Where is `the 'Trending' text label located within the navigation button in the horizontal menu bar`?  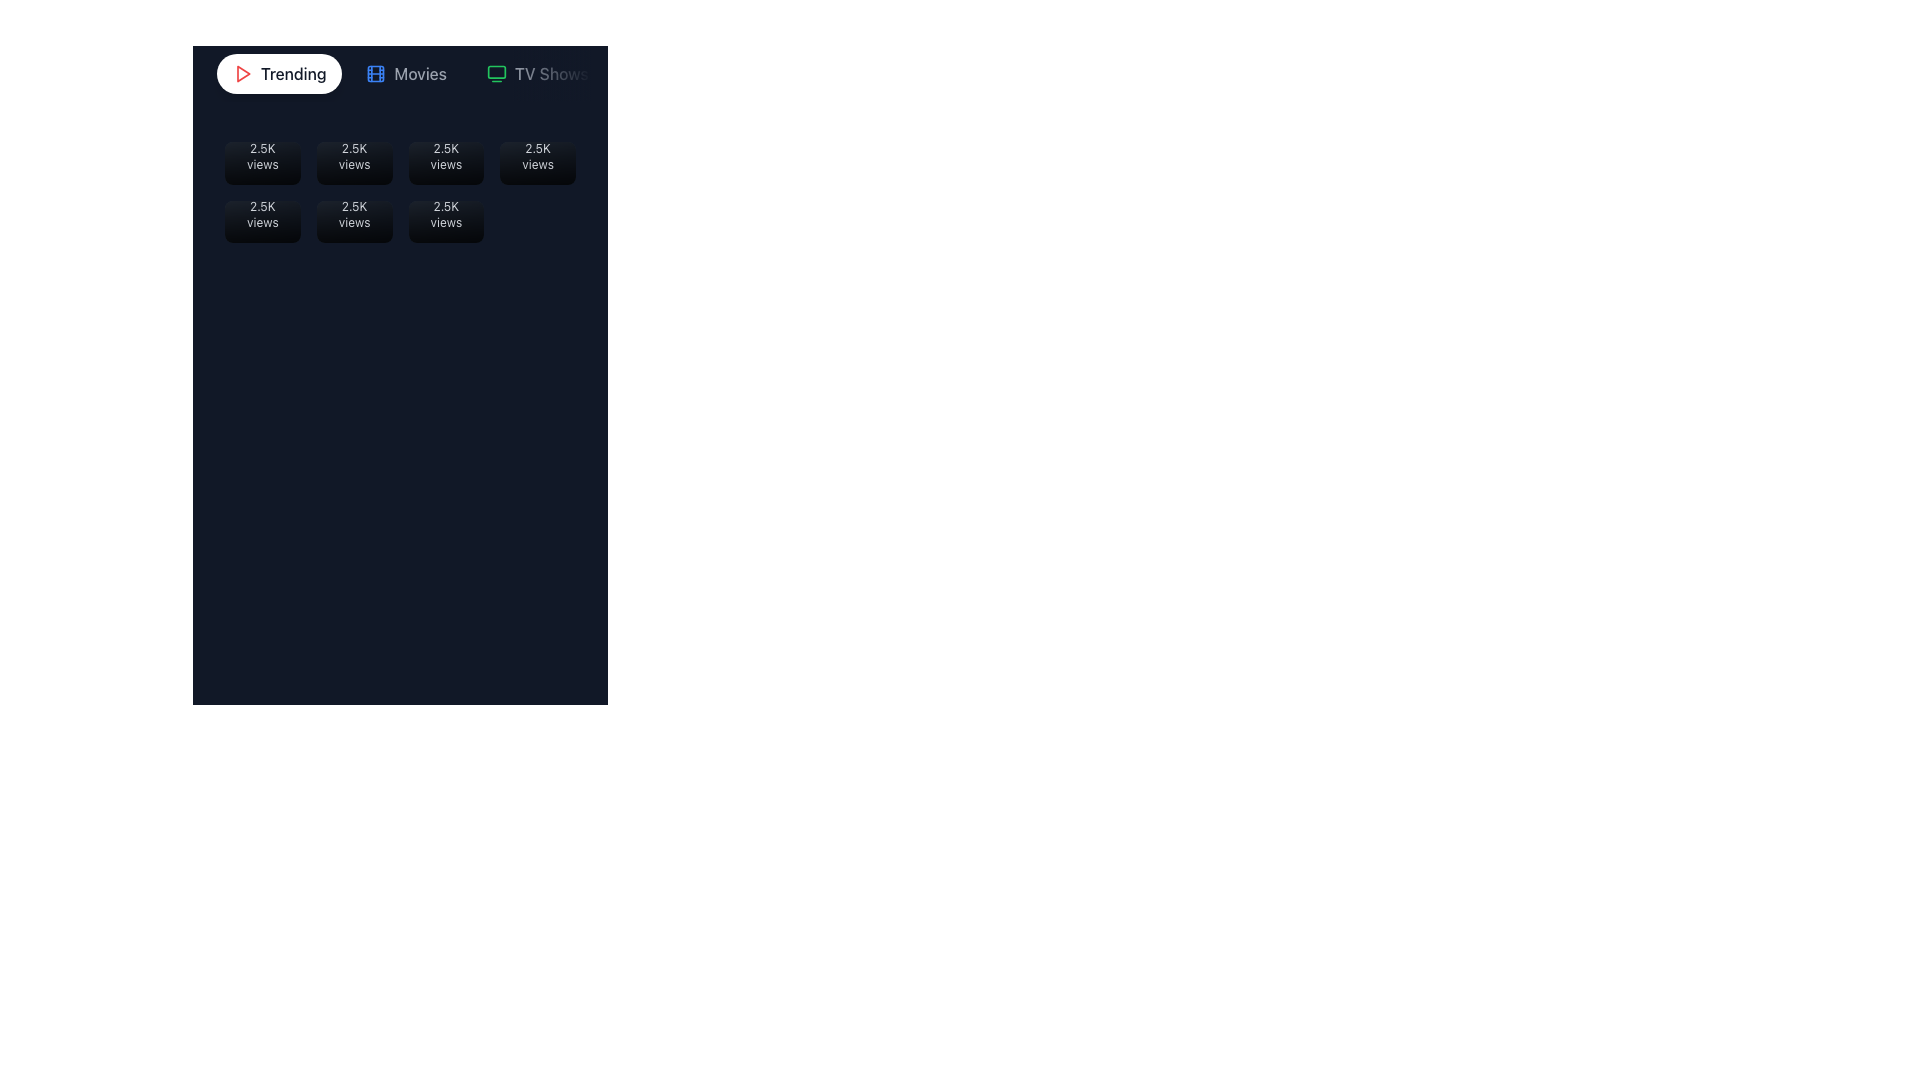
the 'Trending' text label located within the navigation button in the horizontal menu bar is located at coordinates (292, 72).